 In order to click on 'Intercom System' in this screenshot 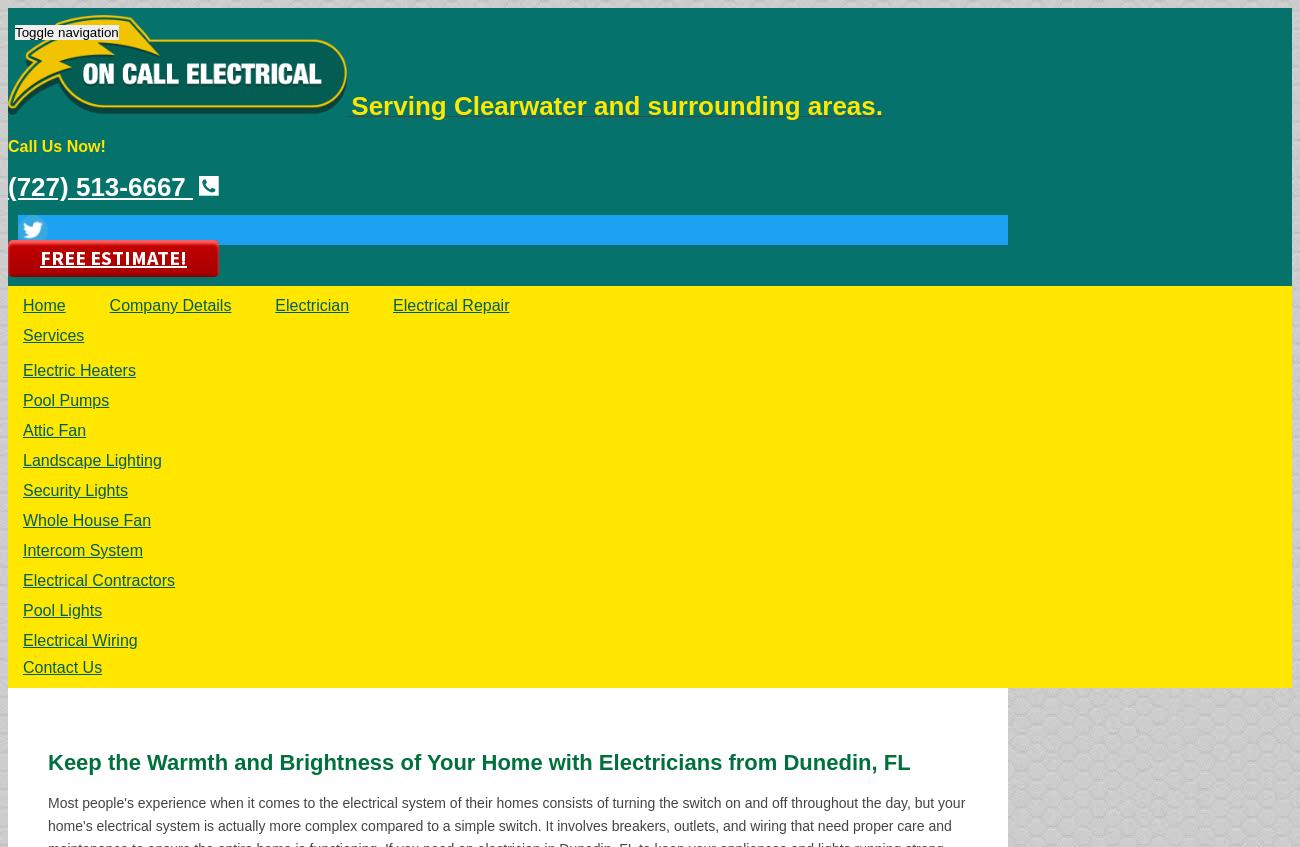, I will do `click(82, 550)`.